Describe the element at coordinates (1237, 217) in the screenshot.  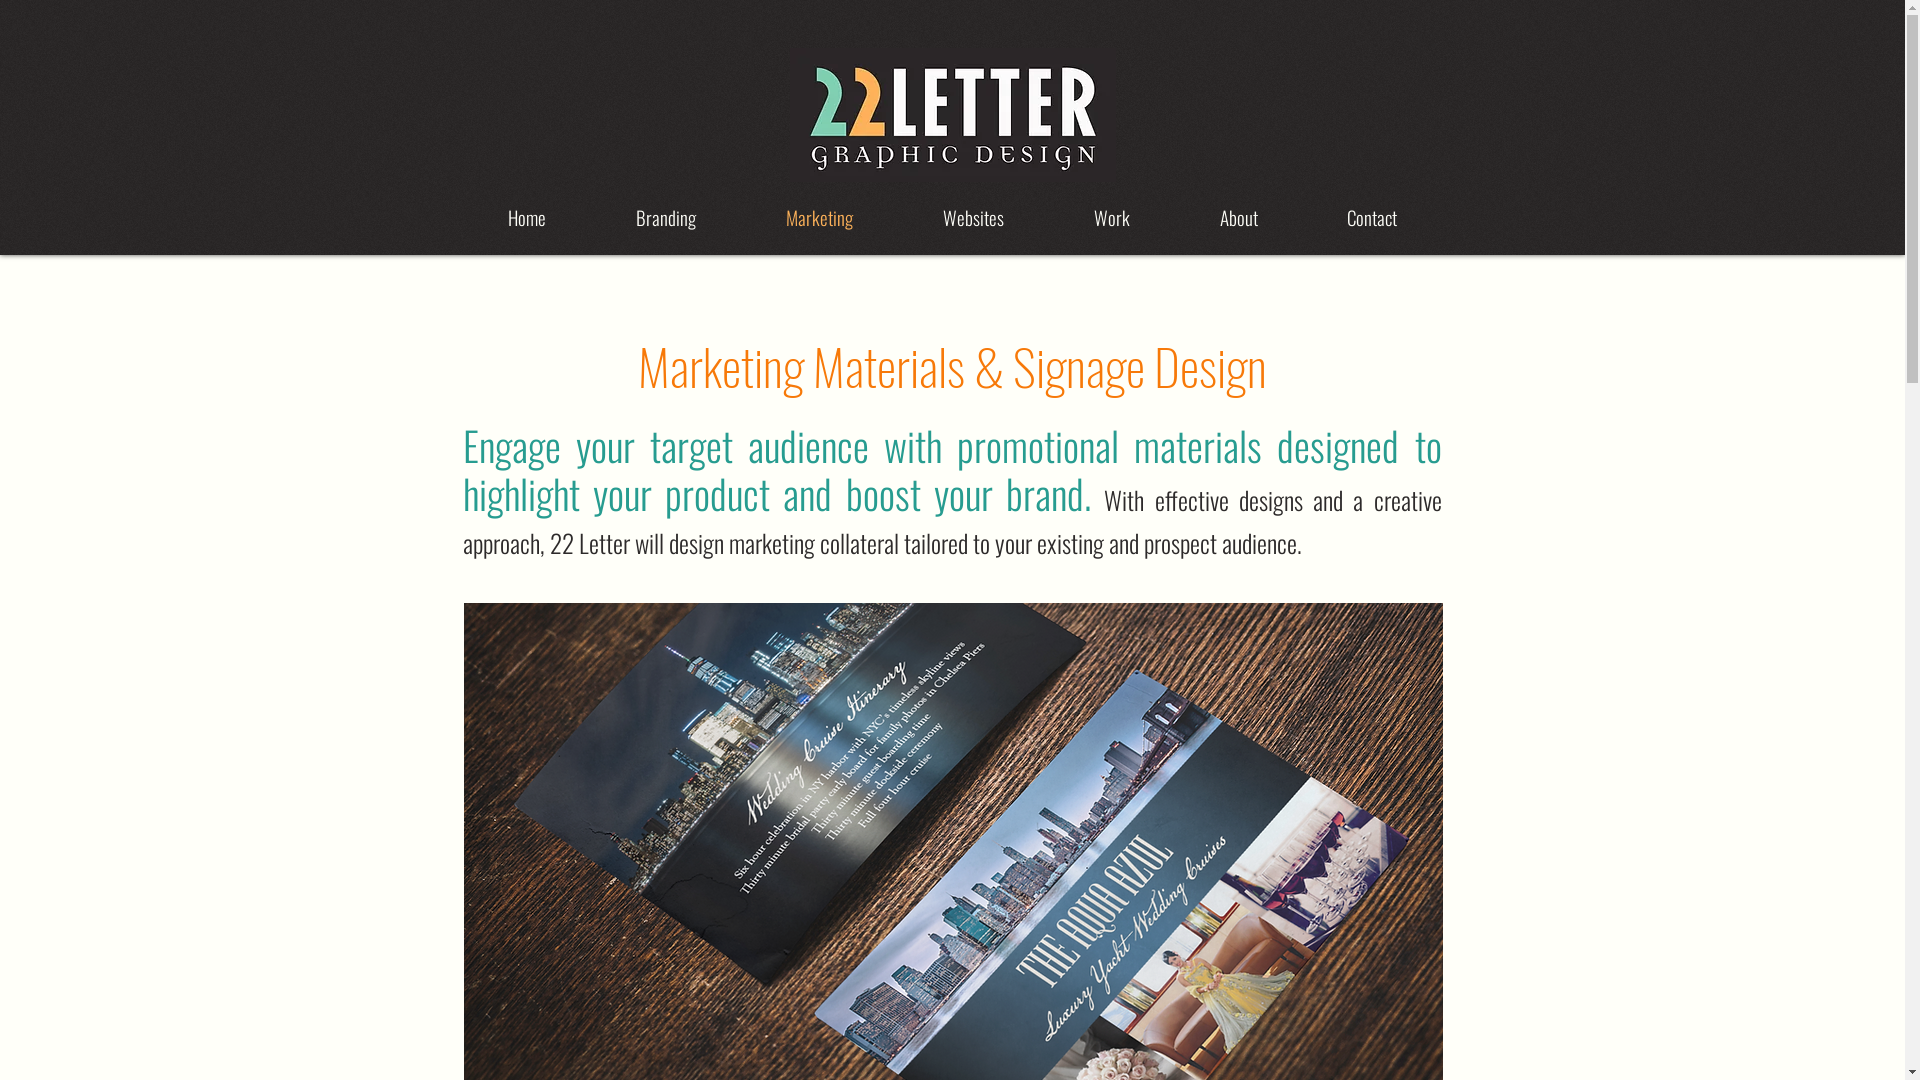
I see `'About'` at that location.